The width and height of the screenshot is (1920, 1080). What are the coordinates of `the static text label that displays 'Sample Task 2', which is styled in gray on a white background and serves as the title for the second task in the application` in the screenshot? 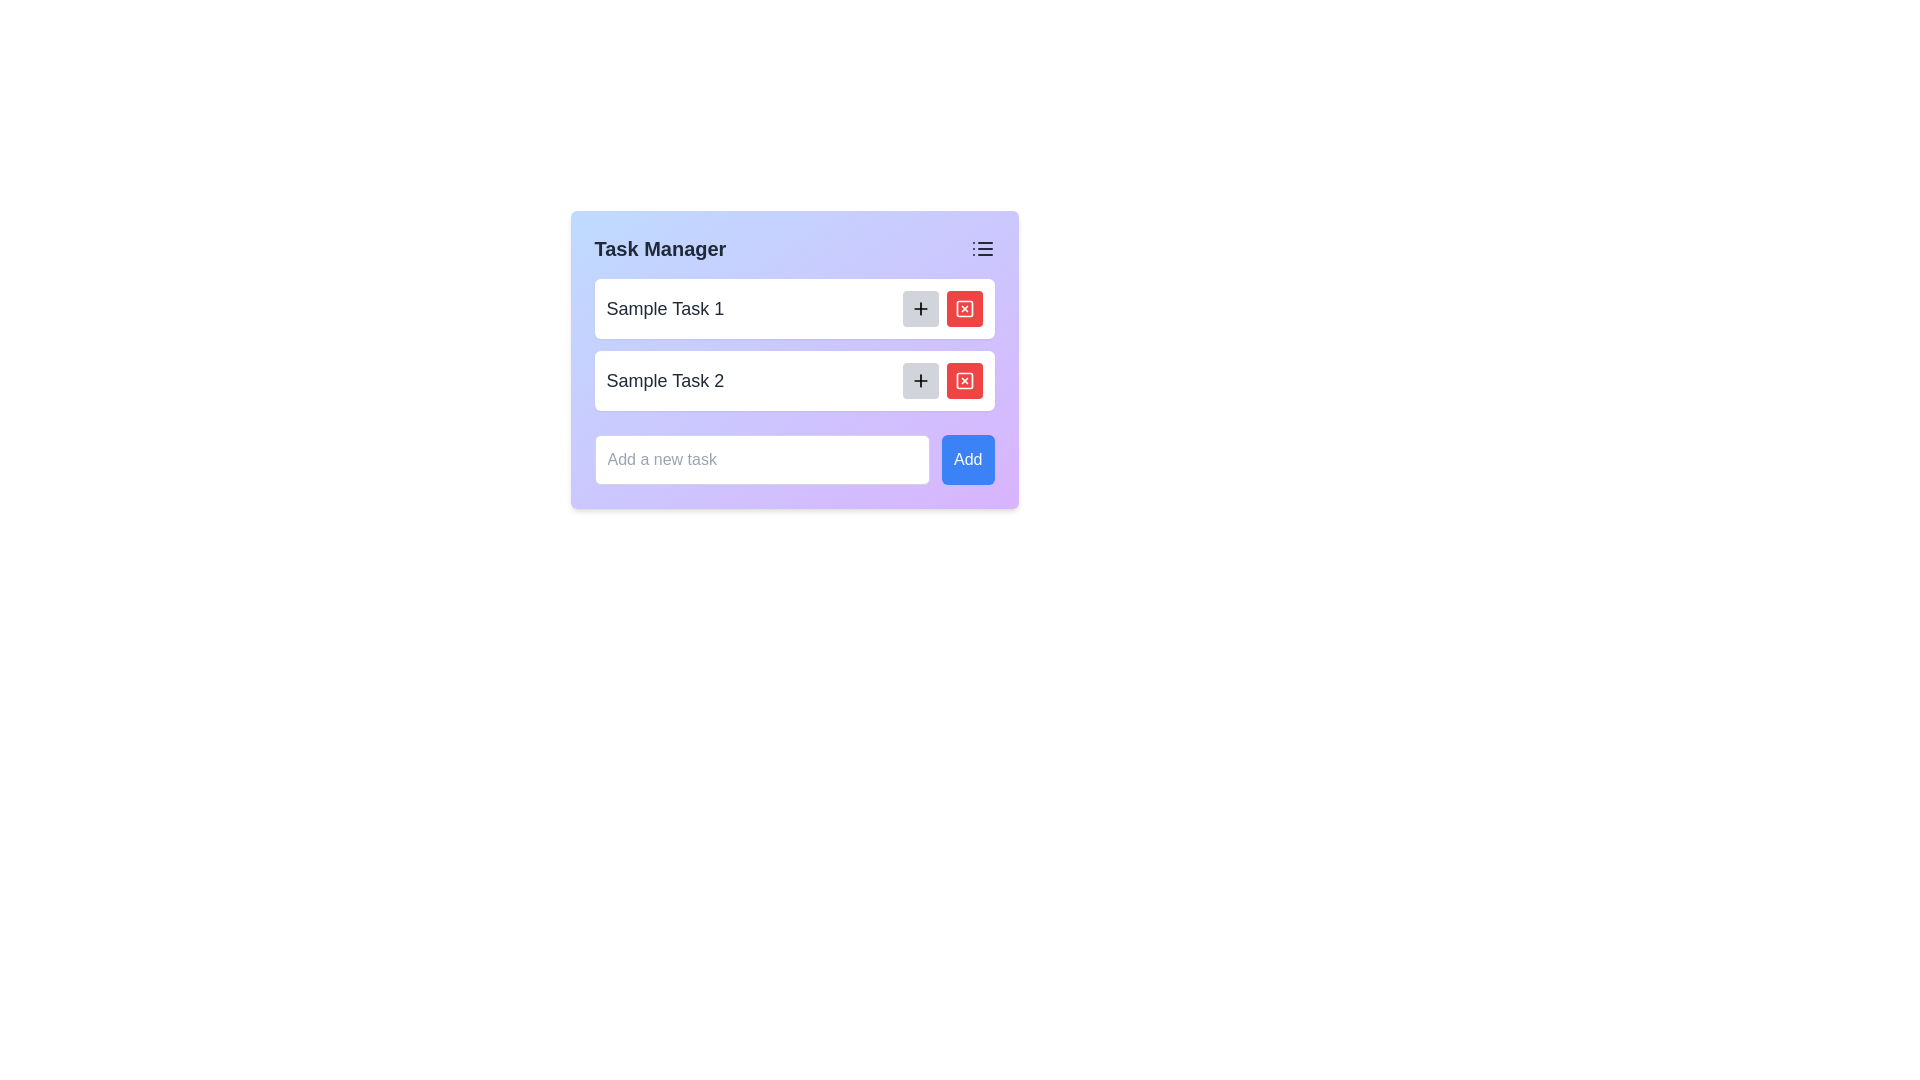 It's located at (665, 381).